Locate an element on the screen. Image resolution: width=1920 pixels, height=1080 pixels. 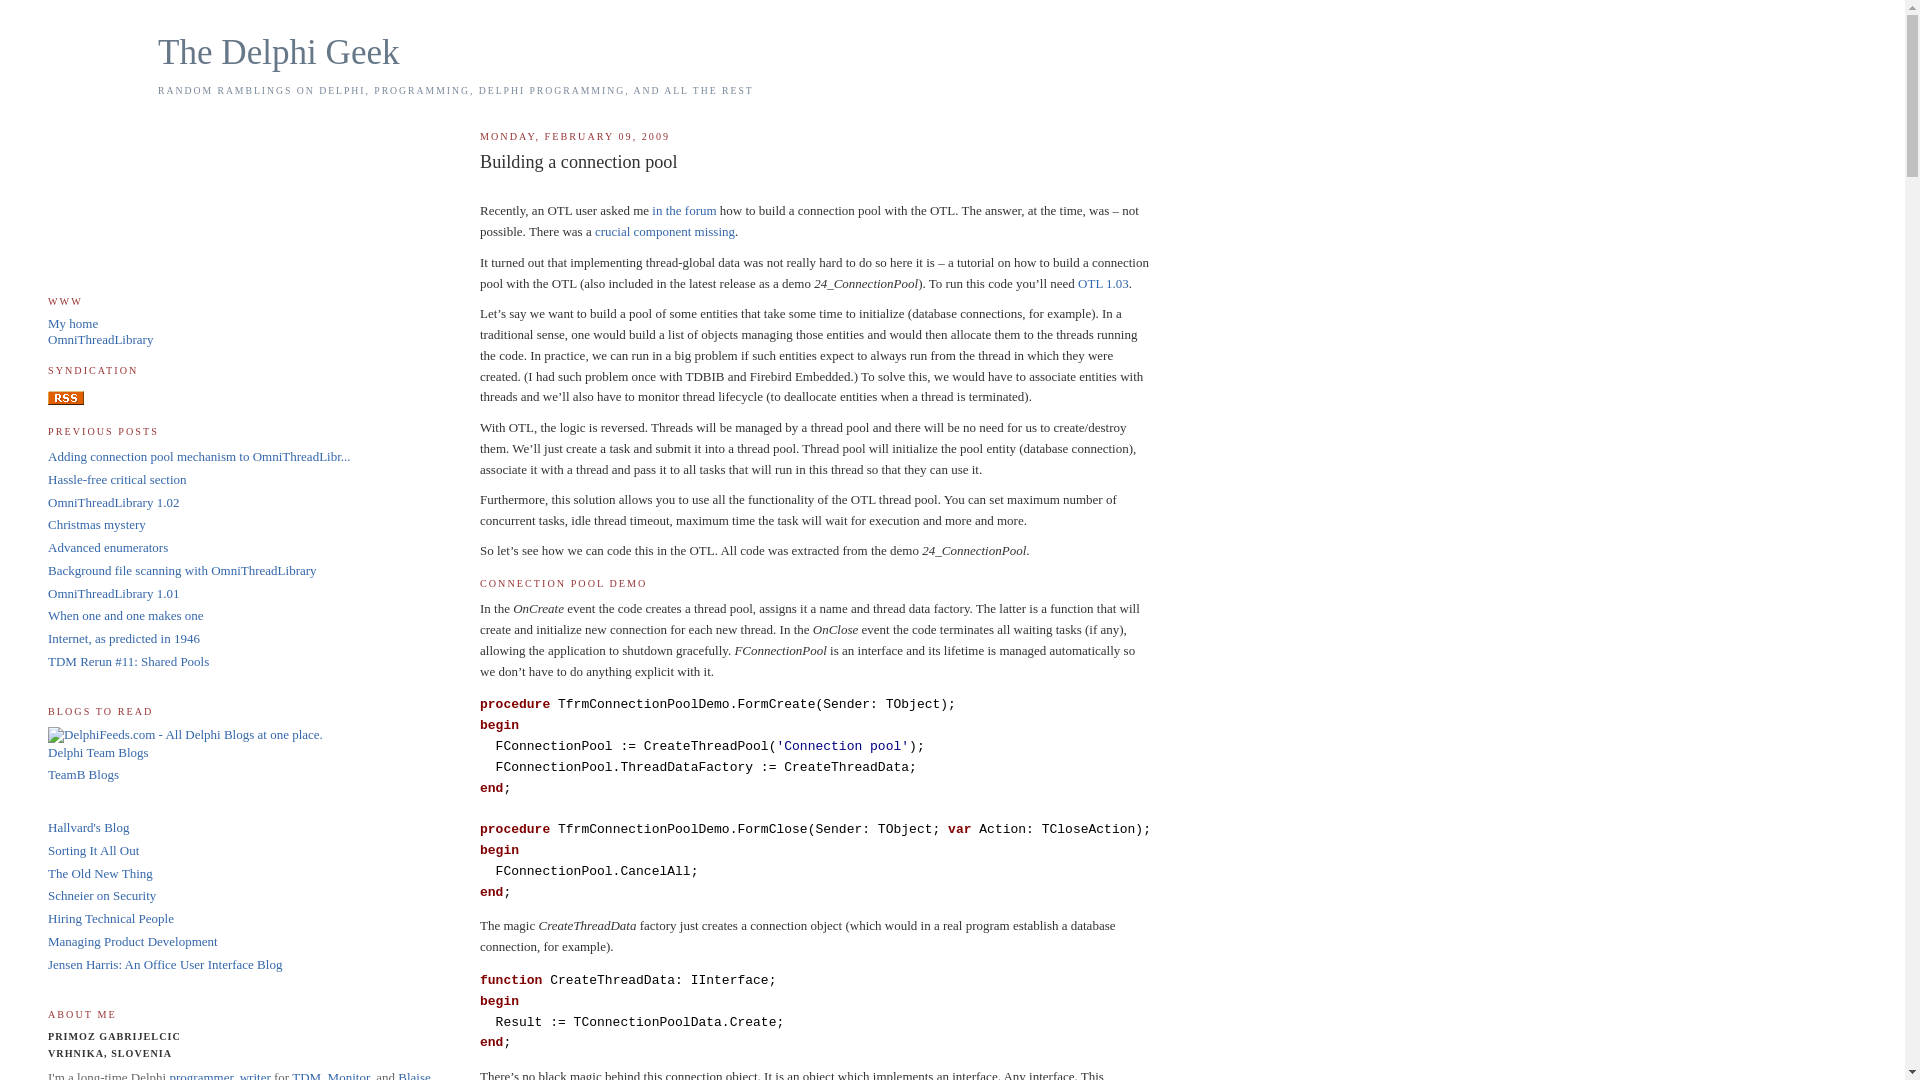
'Delphi Team Blogs' is located at coordinates (97, 752).